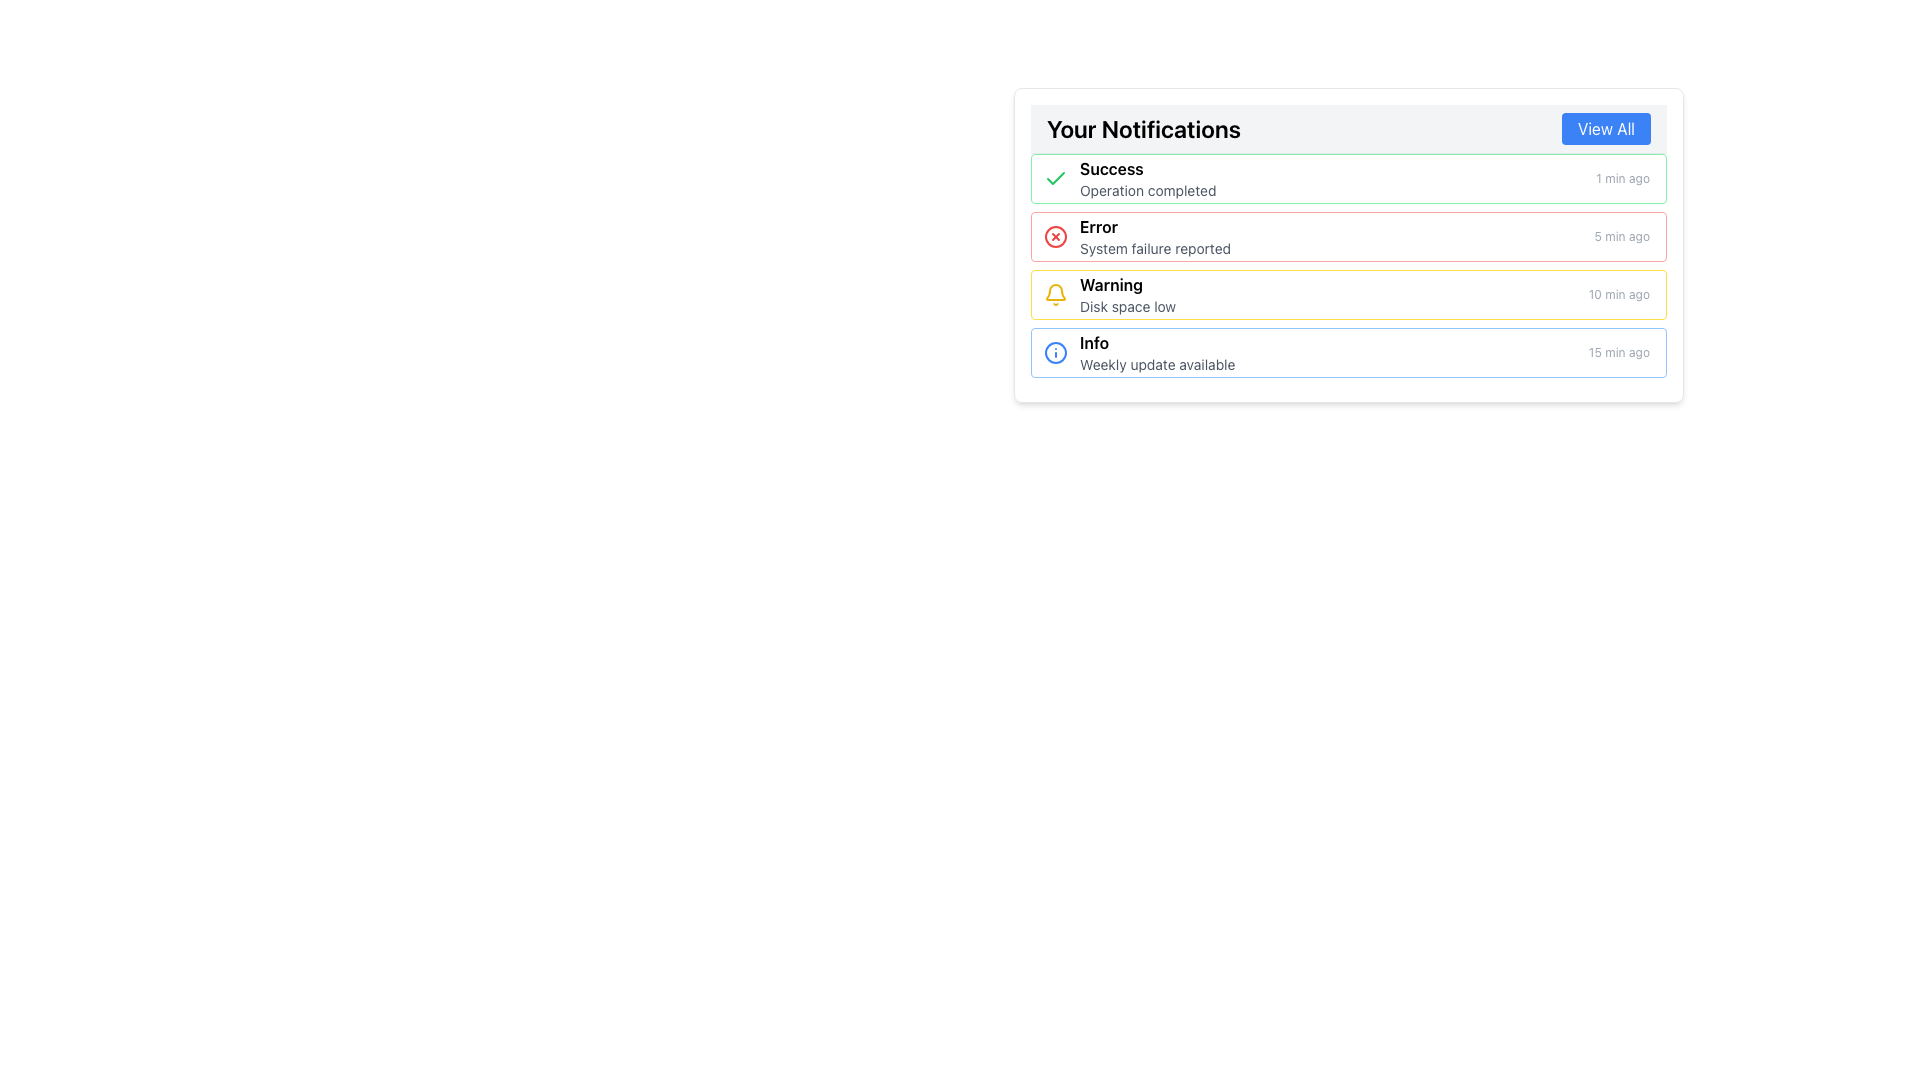  Describe the element at coordinates (1622, 235) in the screenshot. I see `the text label displaying '5 min ago', which is styled in gray and indicates recent time information within an error notification` at that location.